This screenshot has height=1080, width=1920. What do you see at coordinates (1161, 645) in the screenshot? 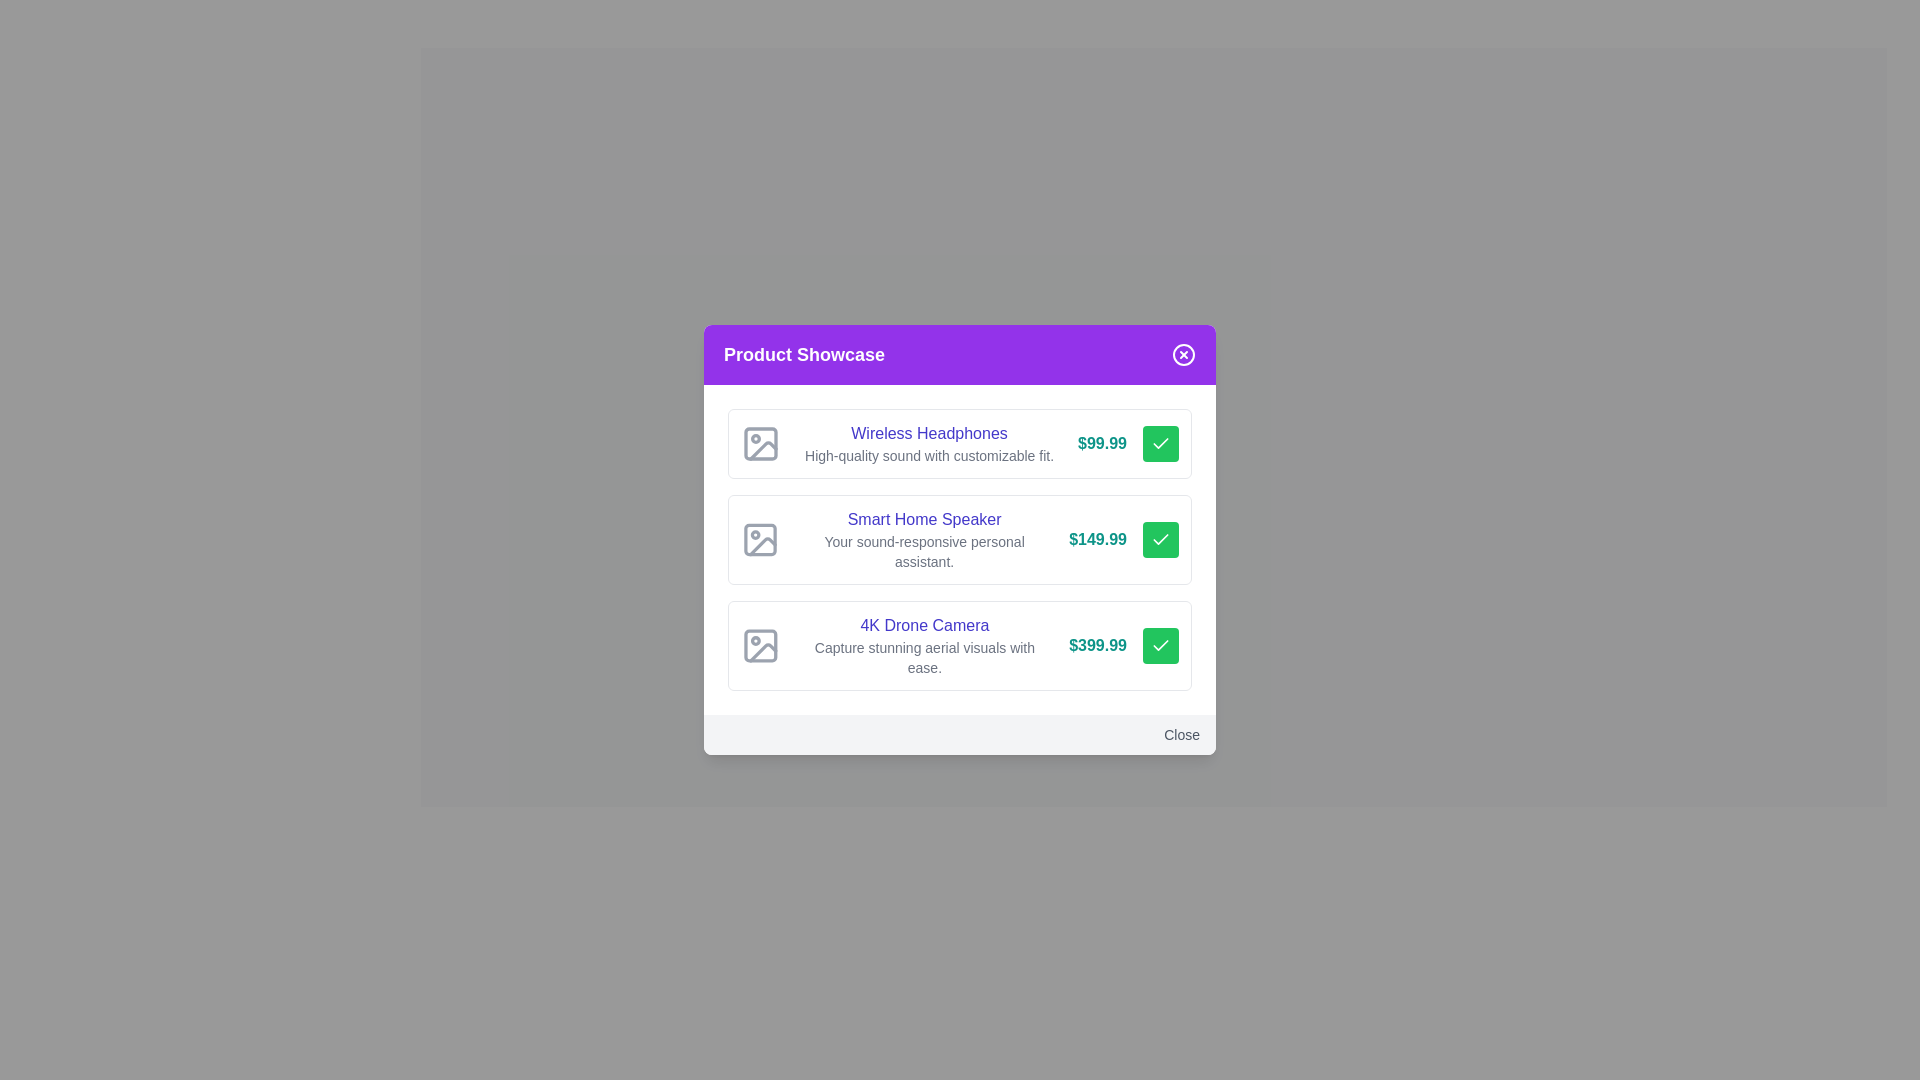
I see `the confirmation icon located within the bottom-most green button, which is centered inside the button aligned with the '4K Drone Camera' entry` at bounding box center [1161, 645].